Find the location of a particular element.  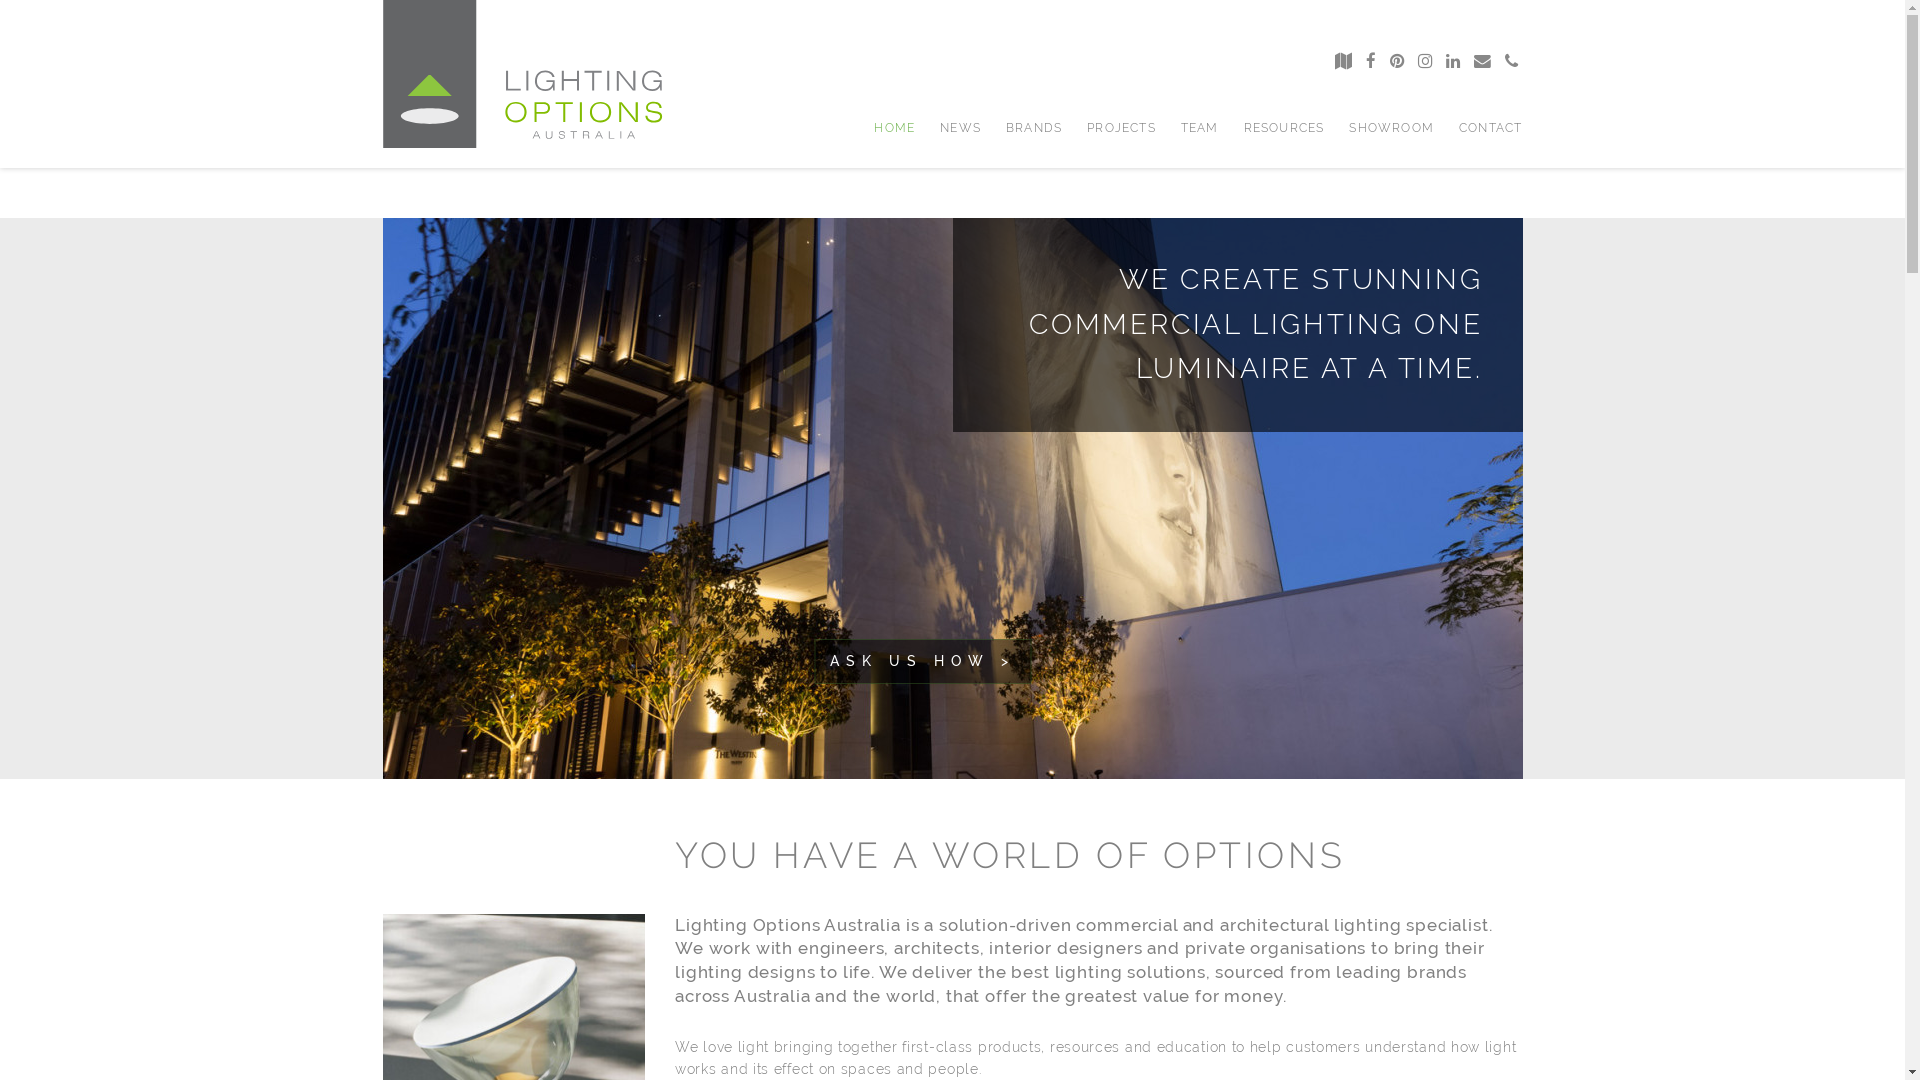

'Click to call us' is located at coordinates (1503, 60).